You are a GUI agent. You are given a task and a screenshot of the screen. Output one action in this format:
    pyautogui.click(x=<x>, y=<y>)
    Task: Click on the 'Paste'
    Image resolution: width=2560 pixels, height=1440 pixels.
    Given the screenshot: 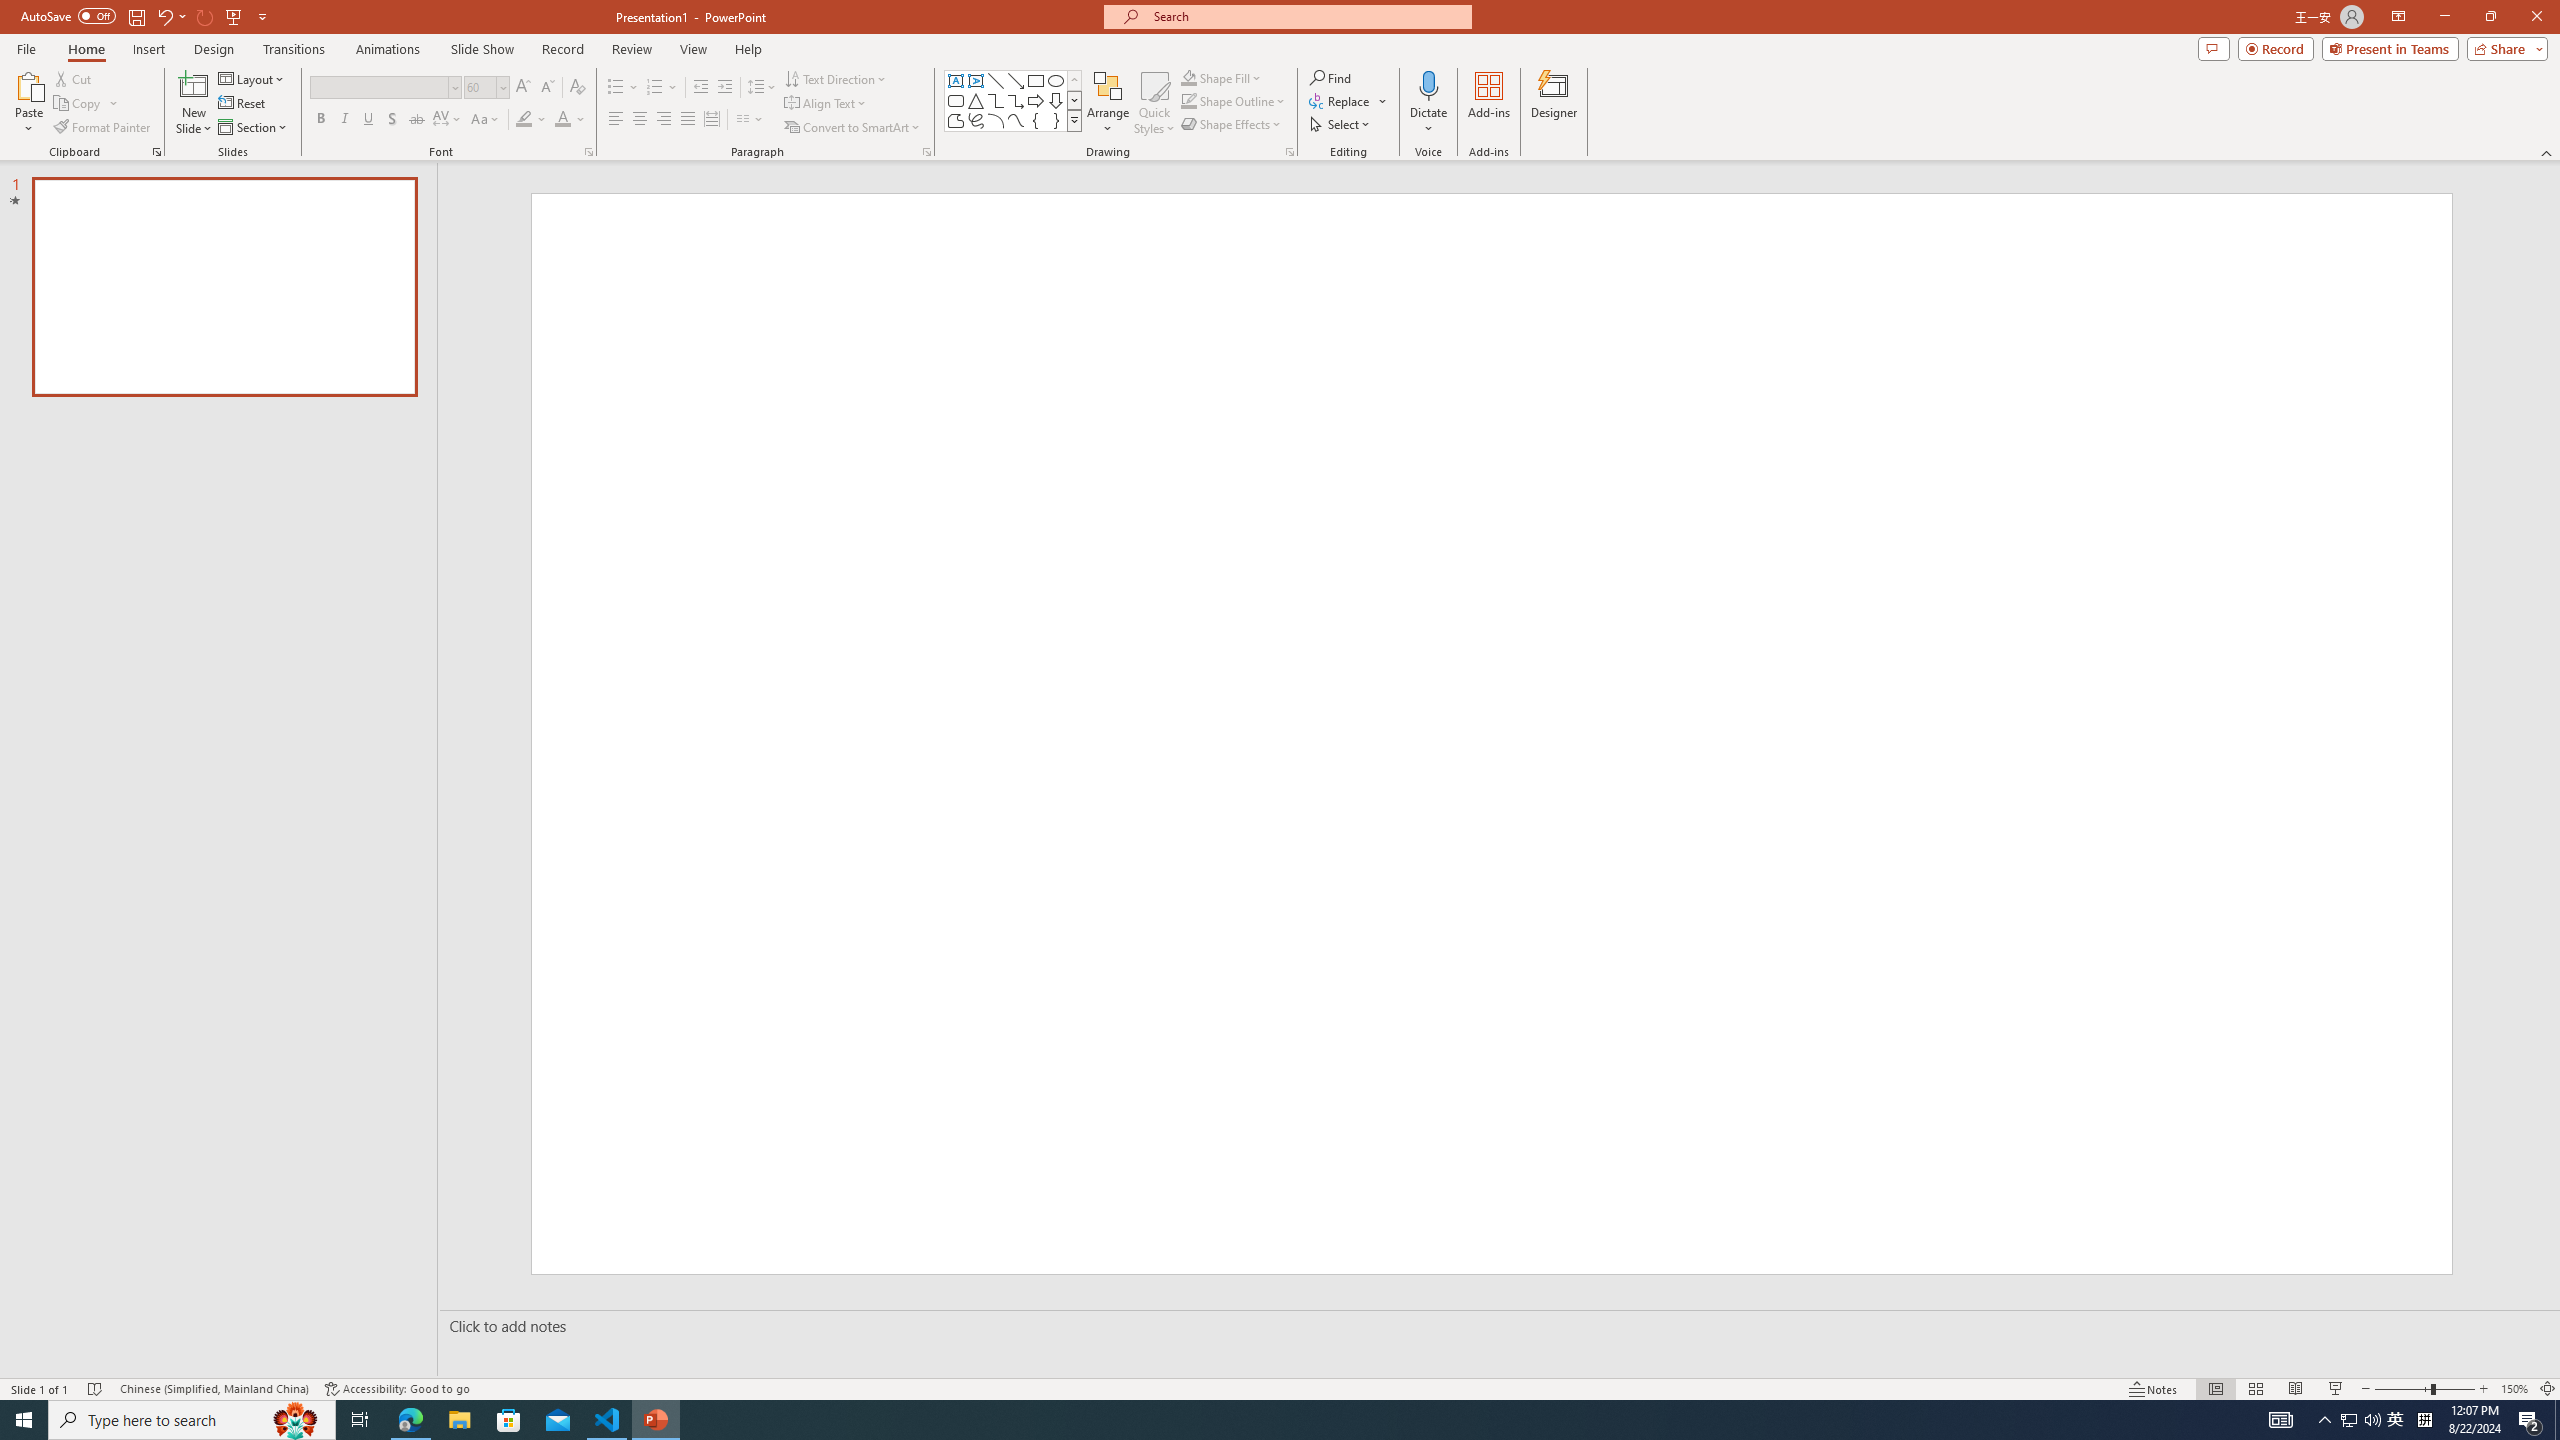 What is the action you would take?
    pyautogui.click(x=28, y=103)
    